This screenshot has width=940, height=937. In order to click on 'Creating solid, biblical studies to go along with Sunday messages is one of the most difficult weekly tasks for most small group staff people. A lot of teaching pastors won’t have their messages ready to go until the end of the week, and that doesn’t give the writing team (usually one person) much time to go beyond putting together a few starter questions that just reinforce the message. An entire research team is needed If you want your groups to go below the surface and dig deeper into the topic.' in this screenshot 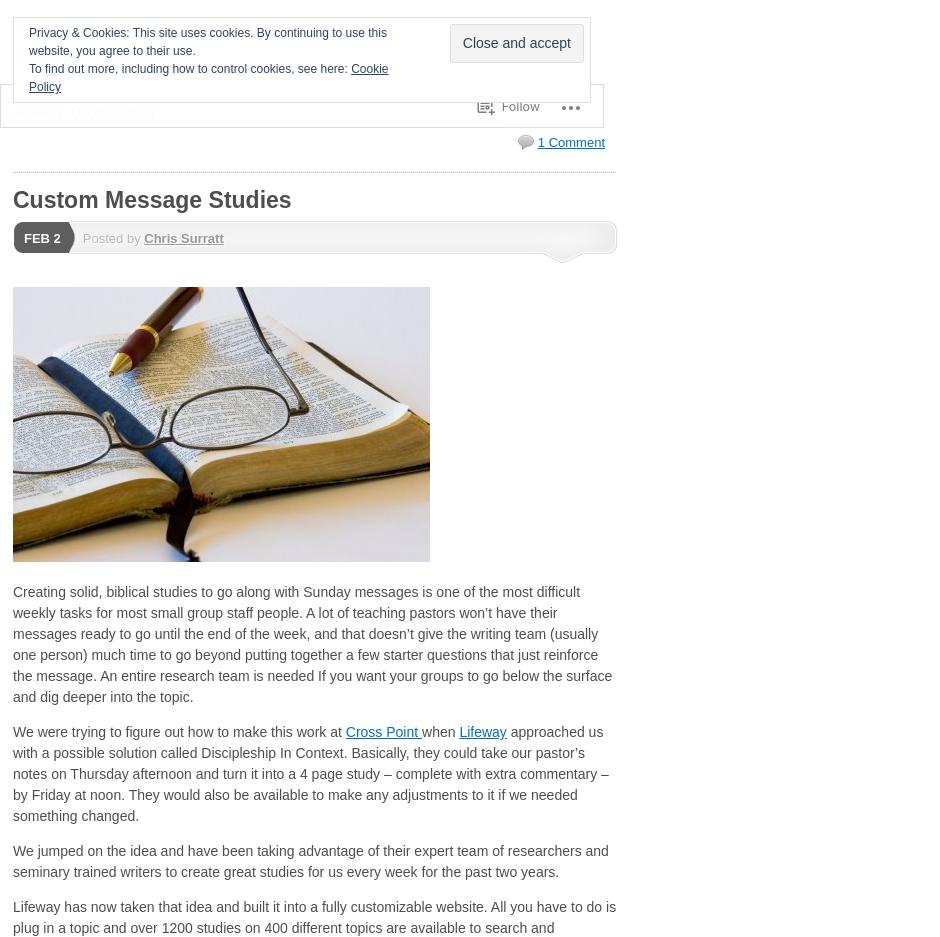, I will do `click(12, 644)`.